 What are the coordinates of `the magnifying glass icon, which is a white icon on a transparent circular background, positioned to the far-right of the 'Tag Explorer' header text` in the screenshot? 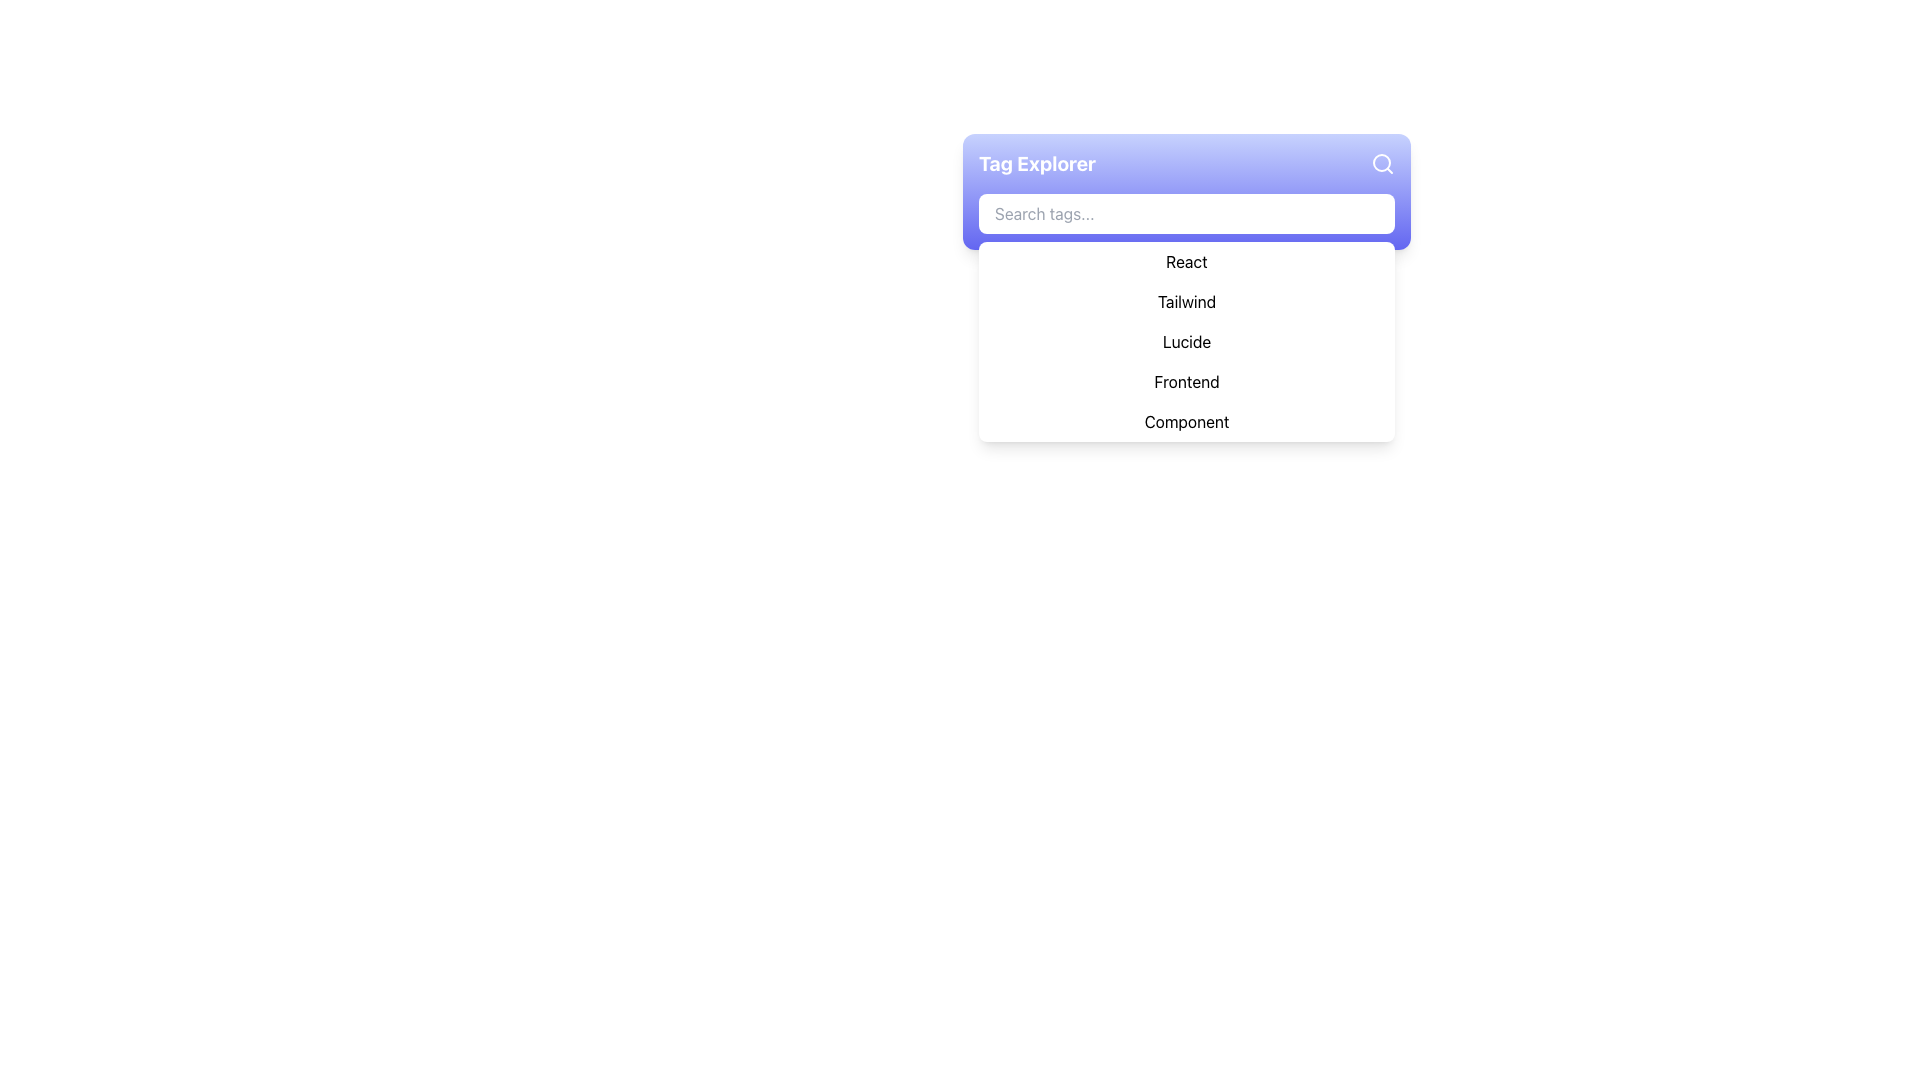 It's located at (1381, 163).